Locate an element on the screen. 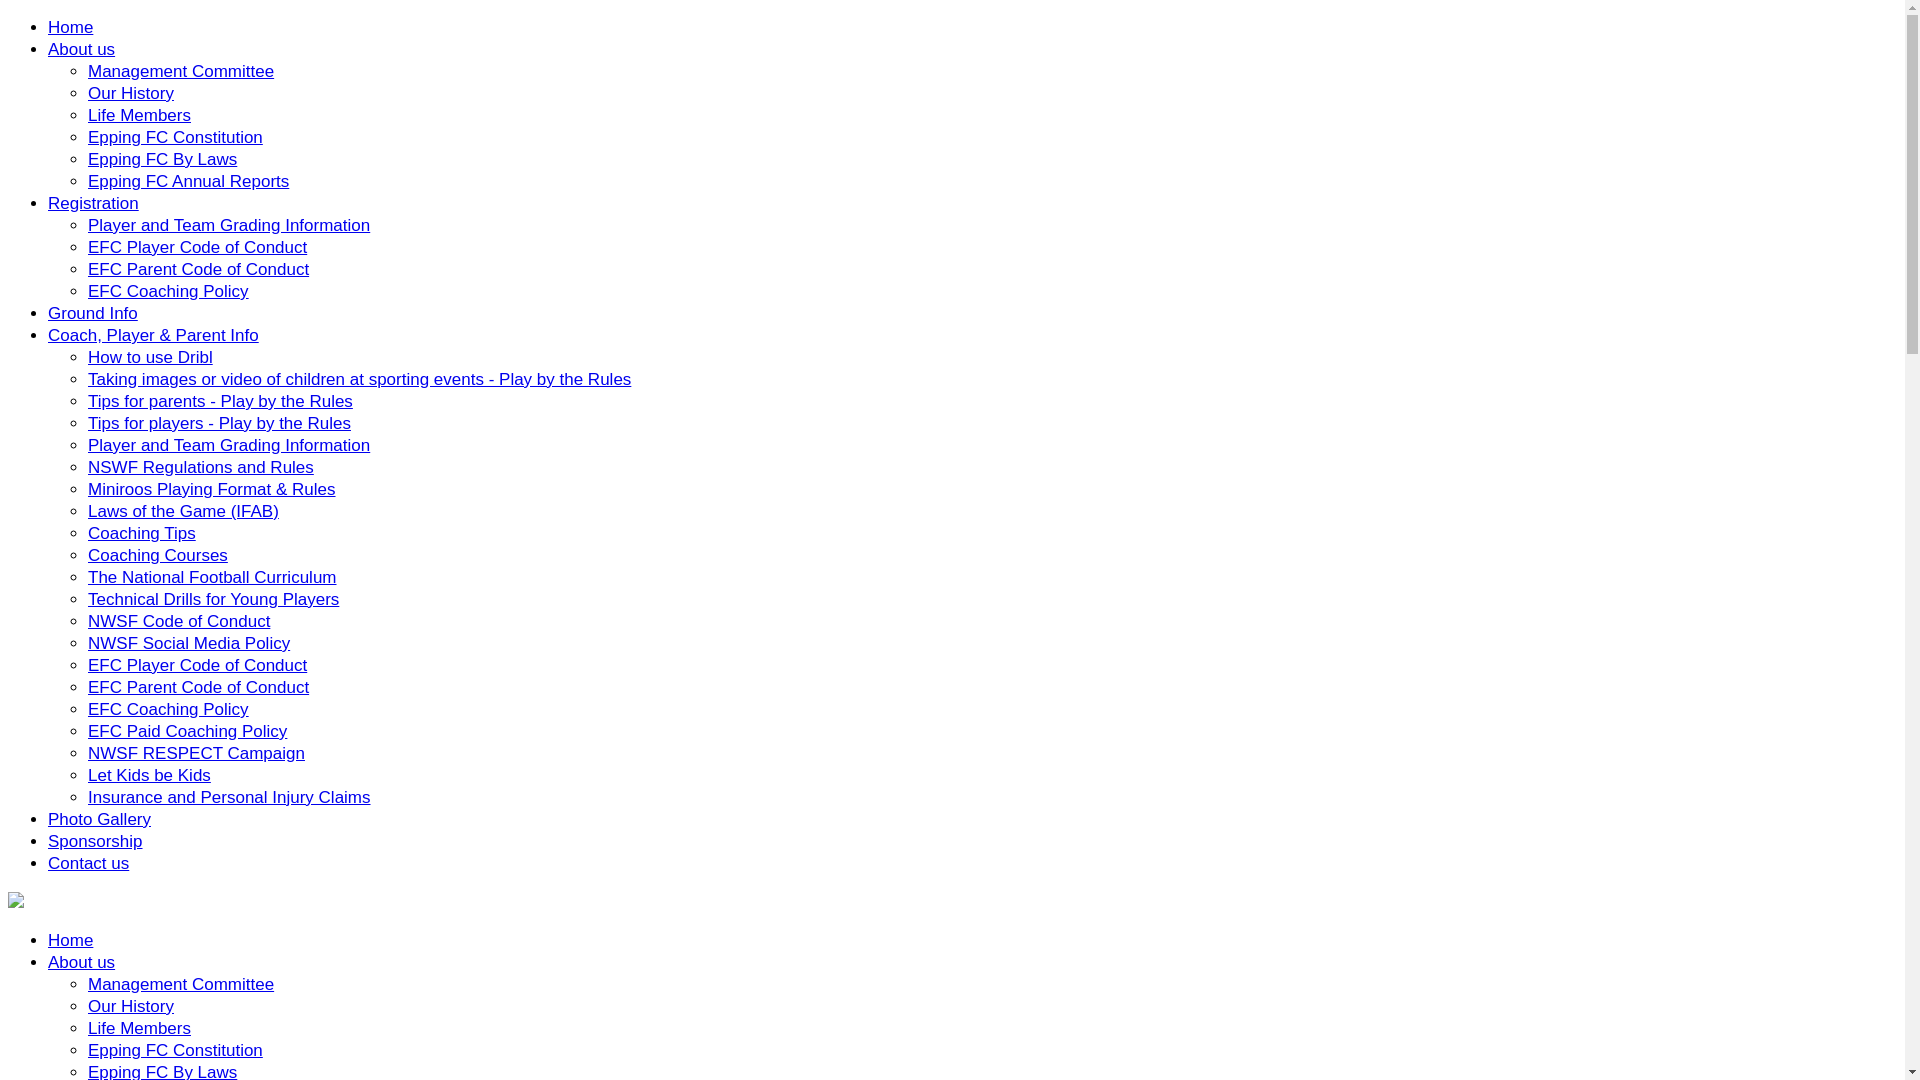  'Coach, Player & Parent Info' is located at coordinates (152, 334).